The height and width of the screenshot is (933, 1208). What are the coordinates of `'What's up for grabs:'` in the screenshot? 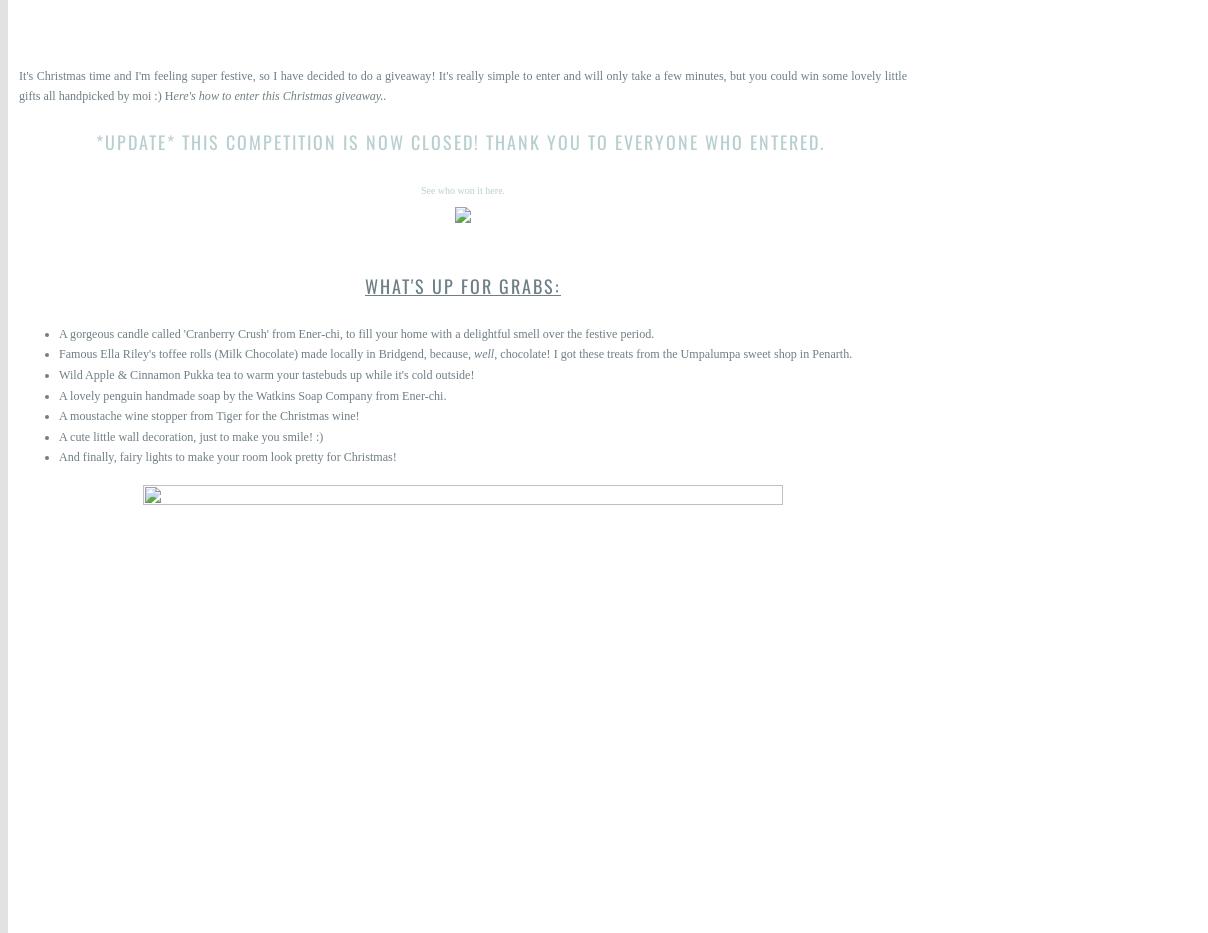 It's located at (463, 285).